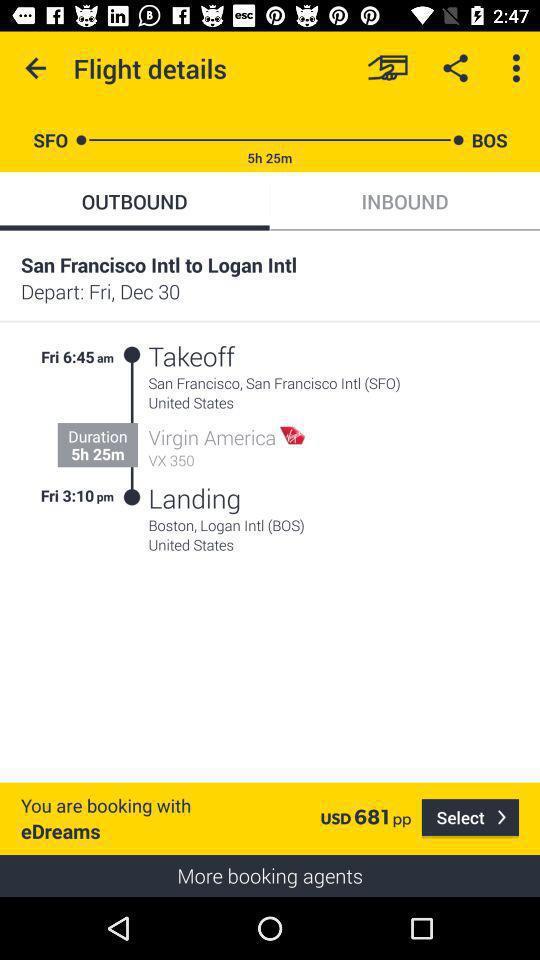 The width and height of the screenshot is (540, 960). Describe the element at coordinates (106, 494) in the screenshot. I see `item above you are booking icon` at that location.